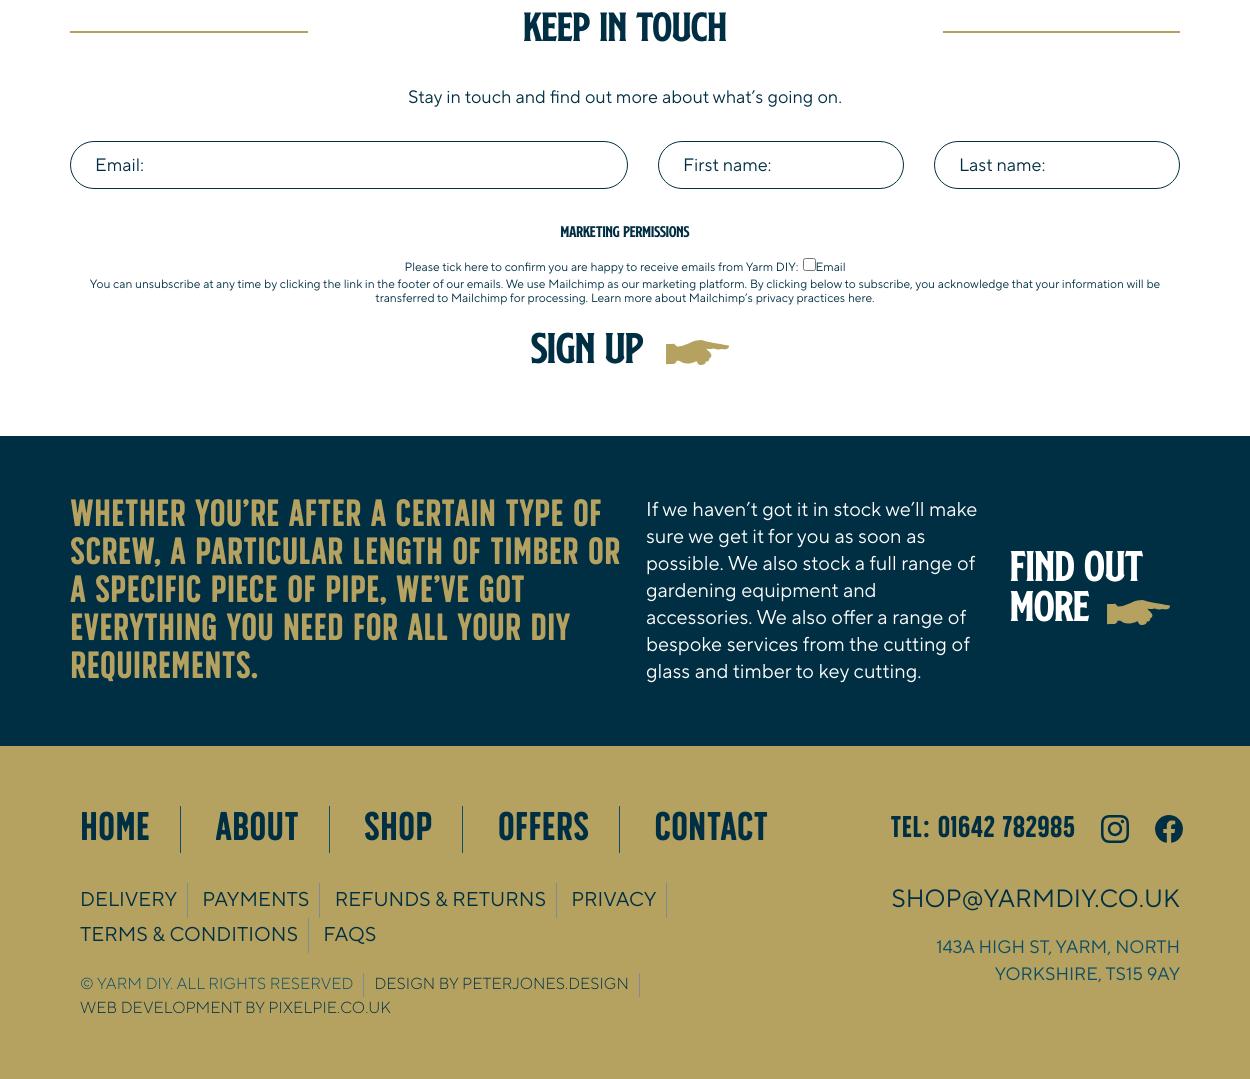  Describe the element at coordinates (79, 827) in the screenshot. I see `'Home'` at that location.